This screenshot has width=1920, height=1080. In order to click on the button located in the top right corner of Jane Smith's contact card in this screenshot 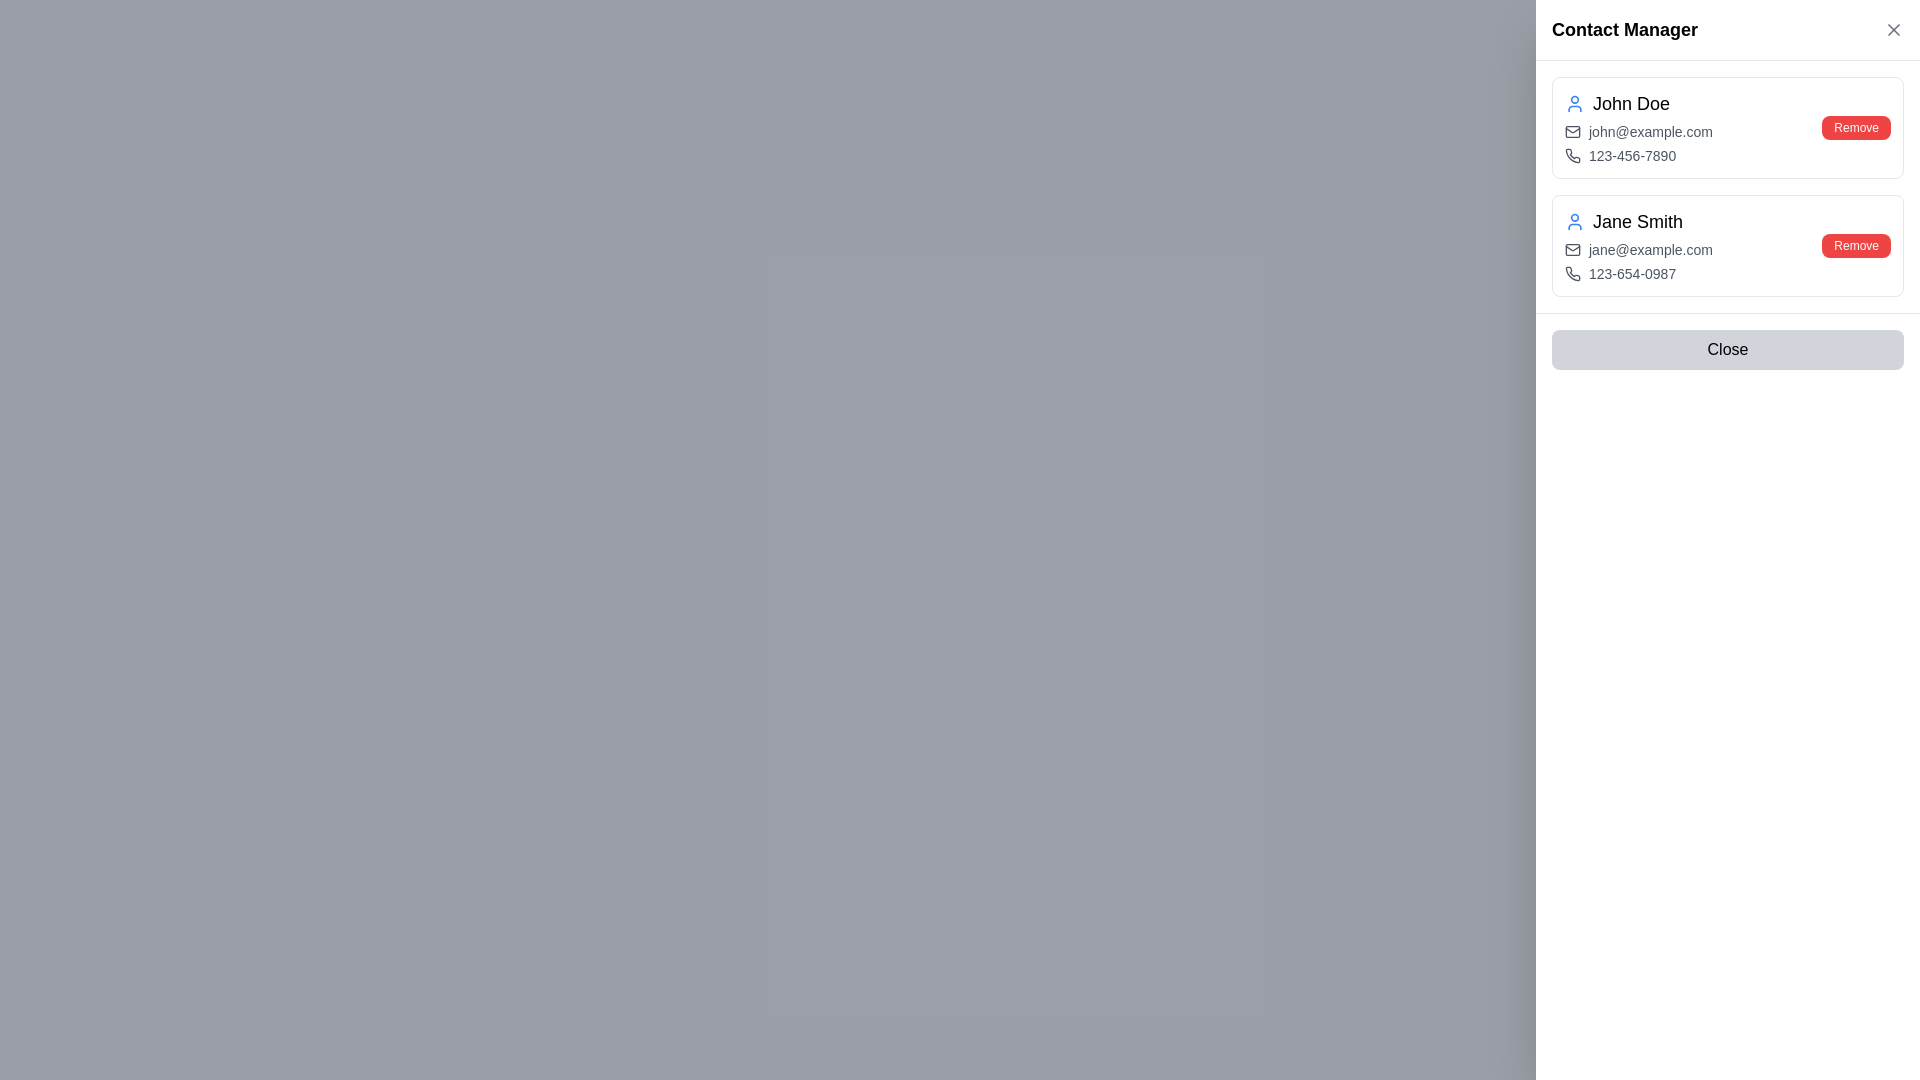, I will do `click(1855, 245)`.